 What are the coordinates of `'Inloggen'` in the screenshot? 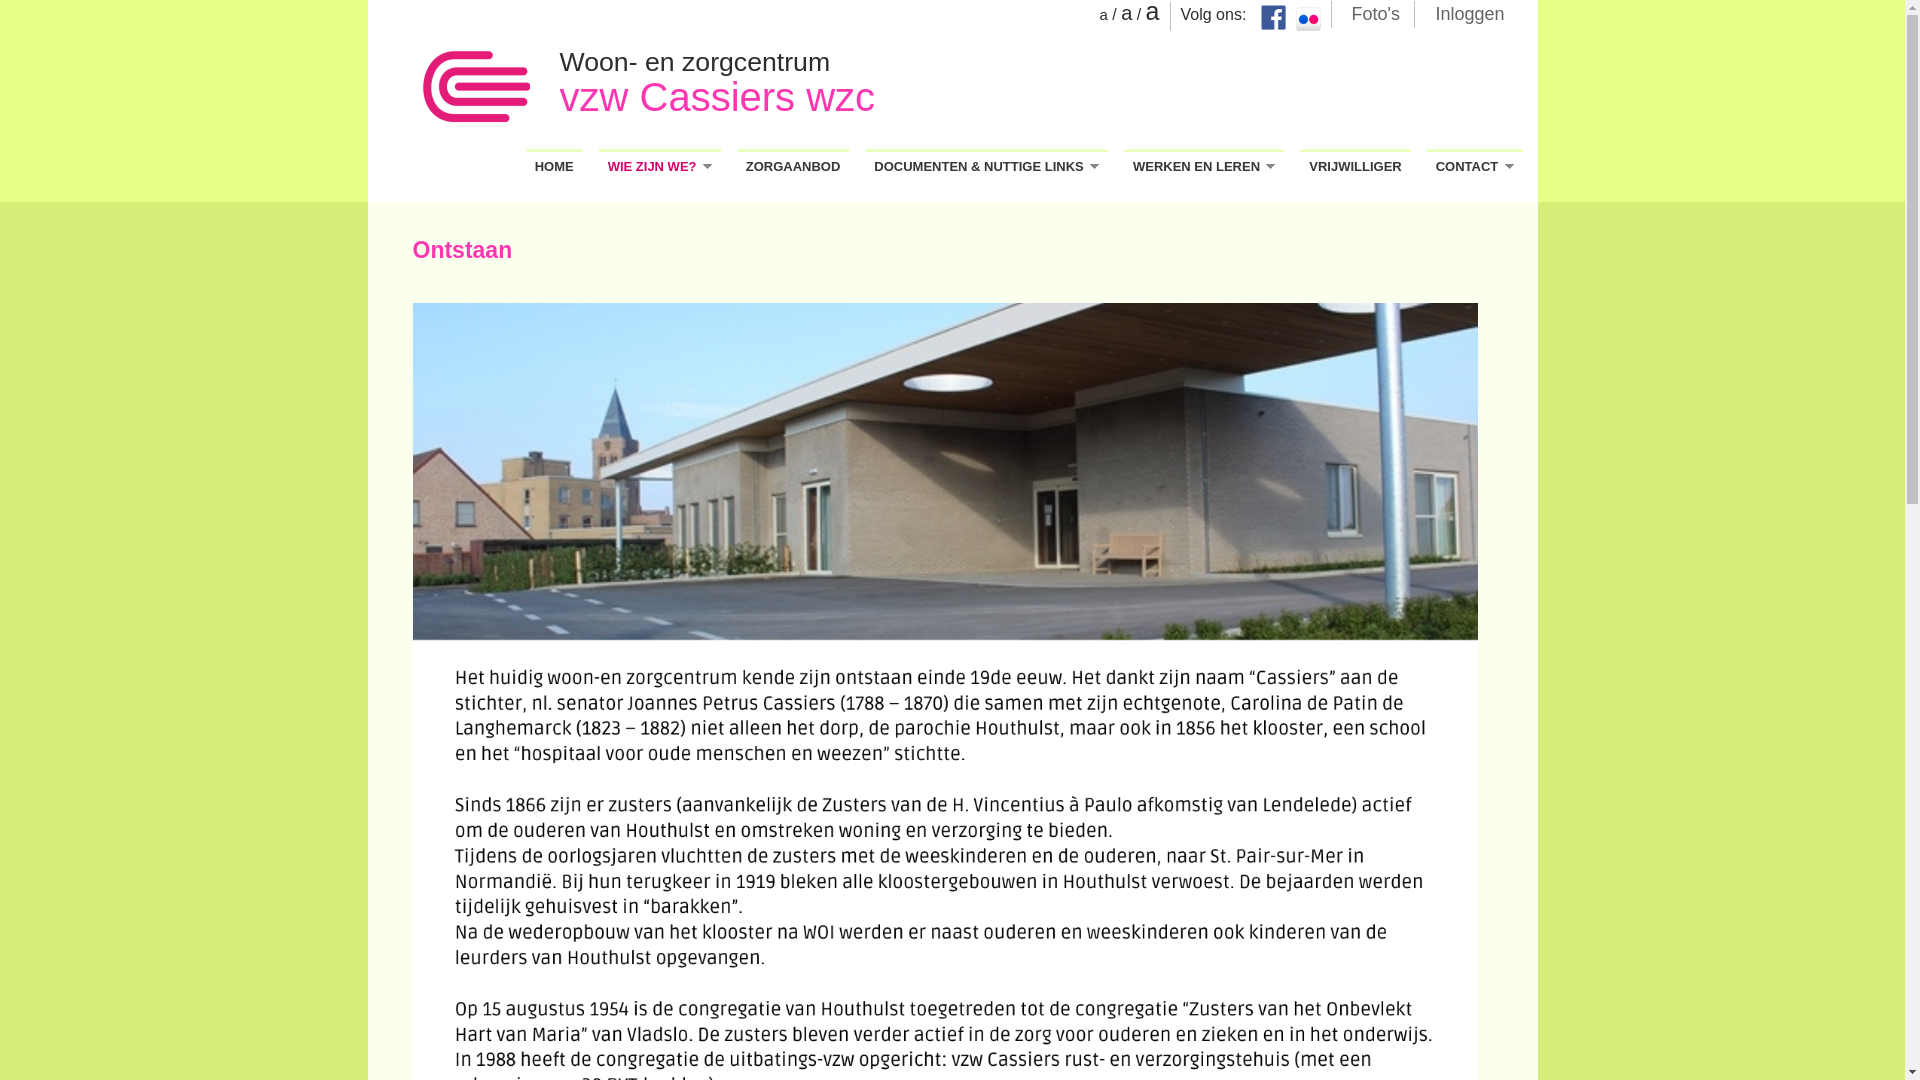 It's located at (1469, 12).